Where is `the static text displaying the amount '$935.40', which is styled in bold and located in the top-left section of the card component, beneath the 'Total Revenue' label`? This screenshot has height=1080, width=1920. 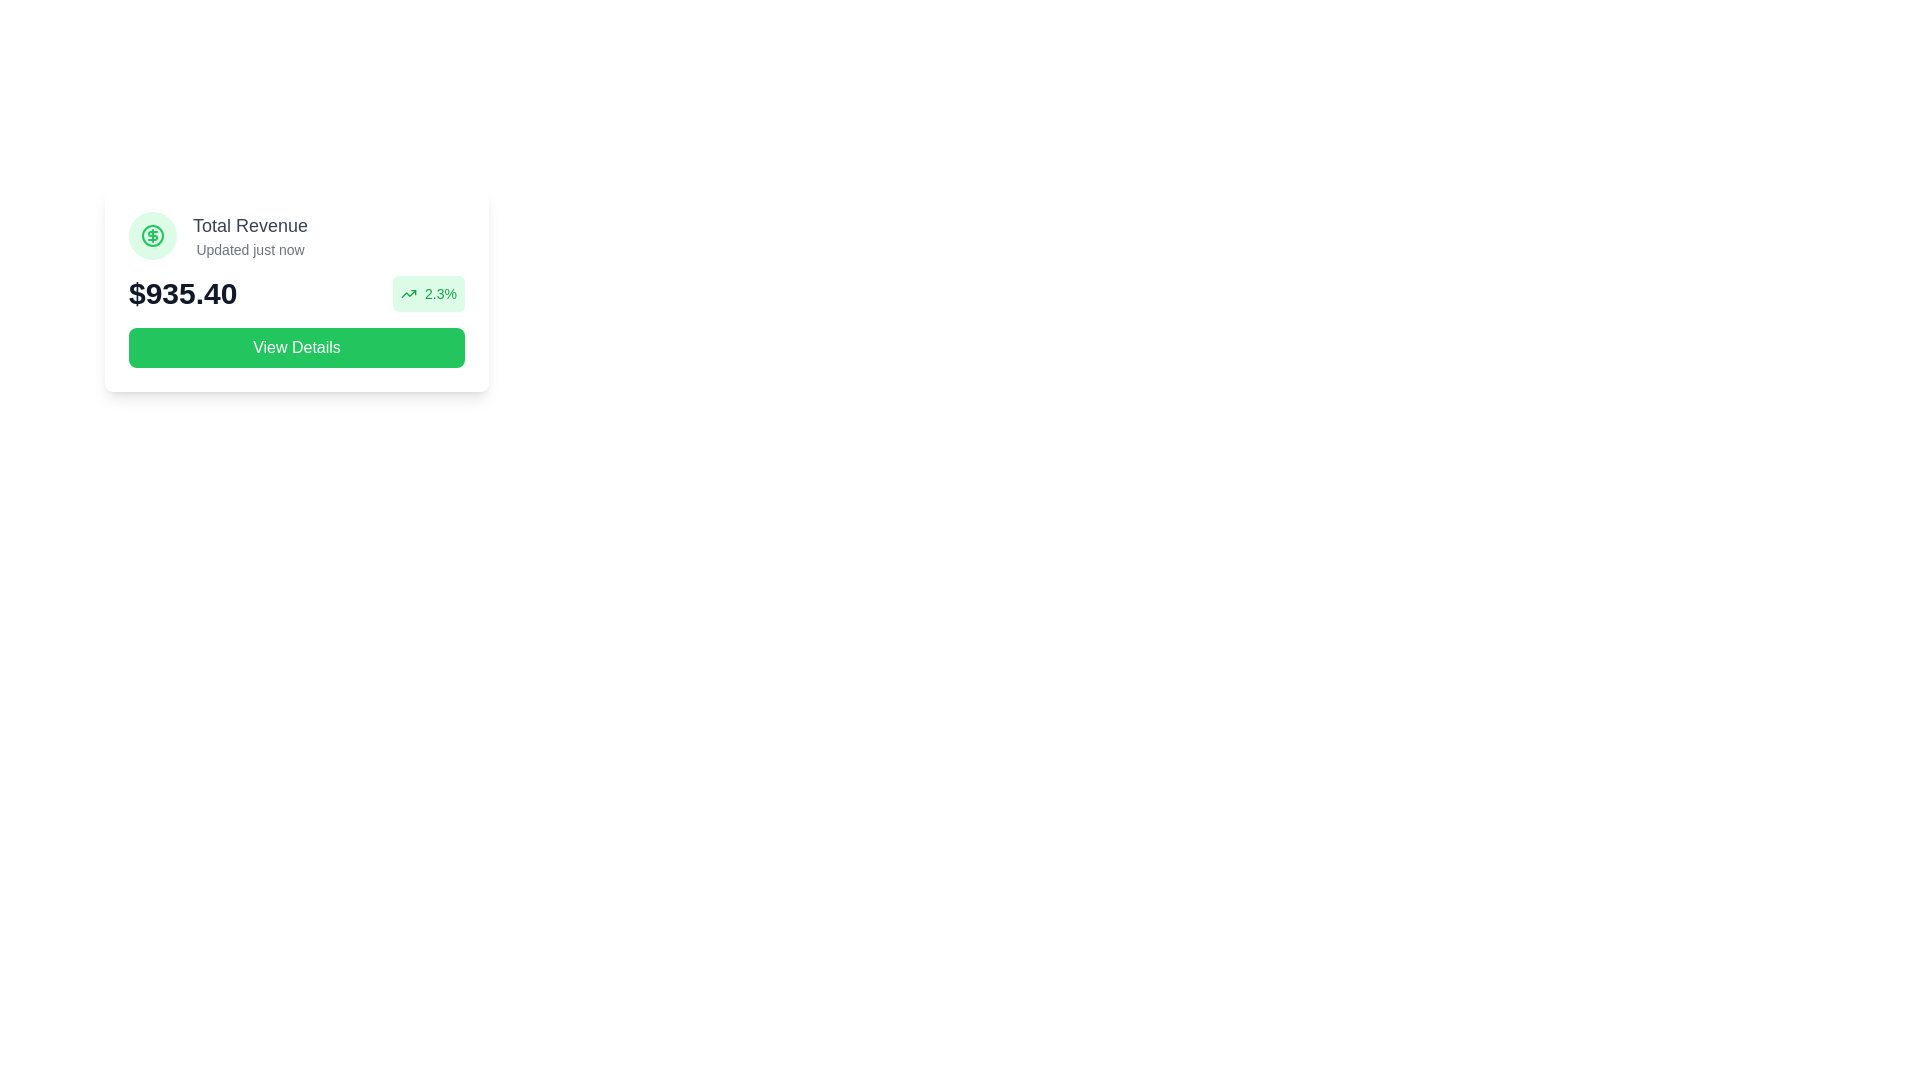 the static text displaying the amount '$935.40', which is styled in bold and located in the top-left section of the card component, beneath the 'Total Revenue' label is located at coordinates (183, 293).